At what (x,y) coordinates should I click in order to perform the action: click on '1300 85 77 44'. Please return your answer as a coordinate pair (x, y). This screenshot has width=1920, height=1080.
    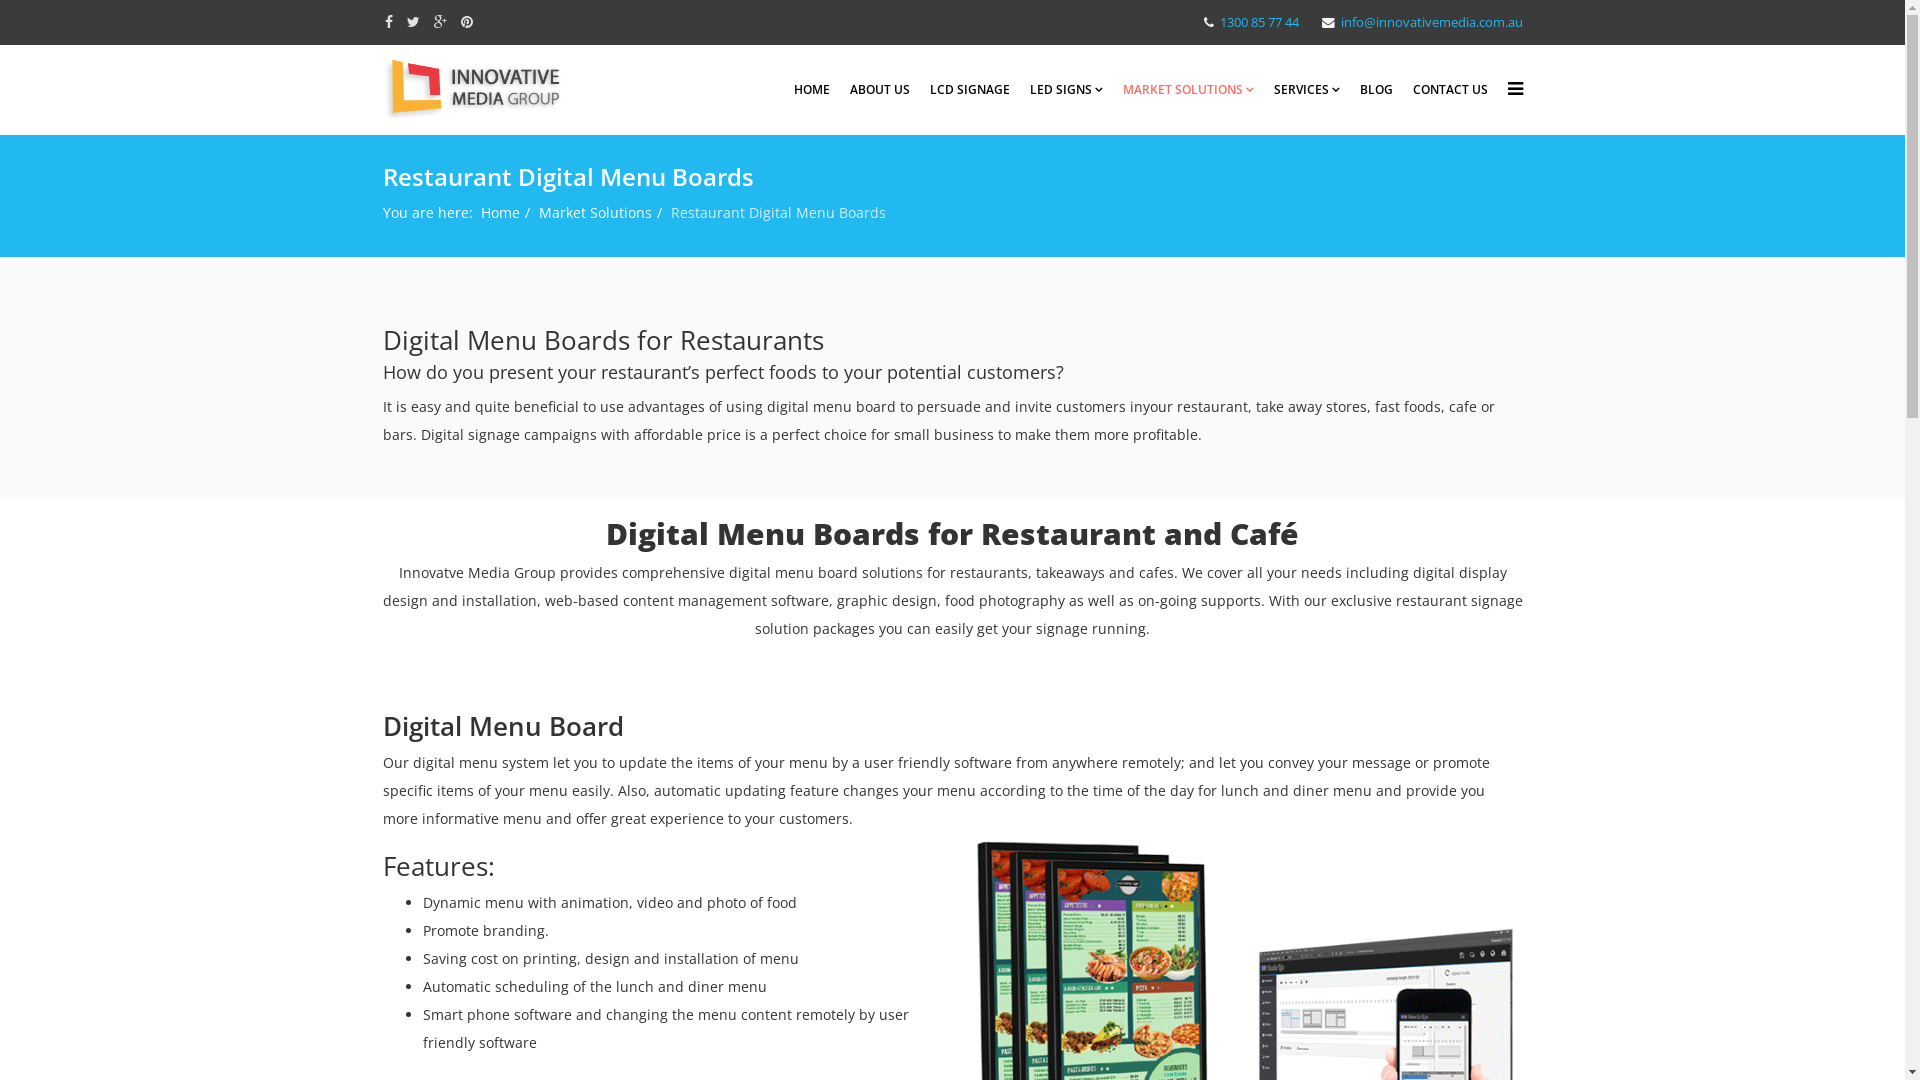
    Looking at the image, I should click on (1258, 22).